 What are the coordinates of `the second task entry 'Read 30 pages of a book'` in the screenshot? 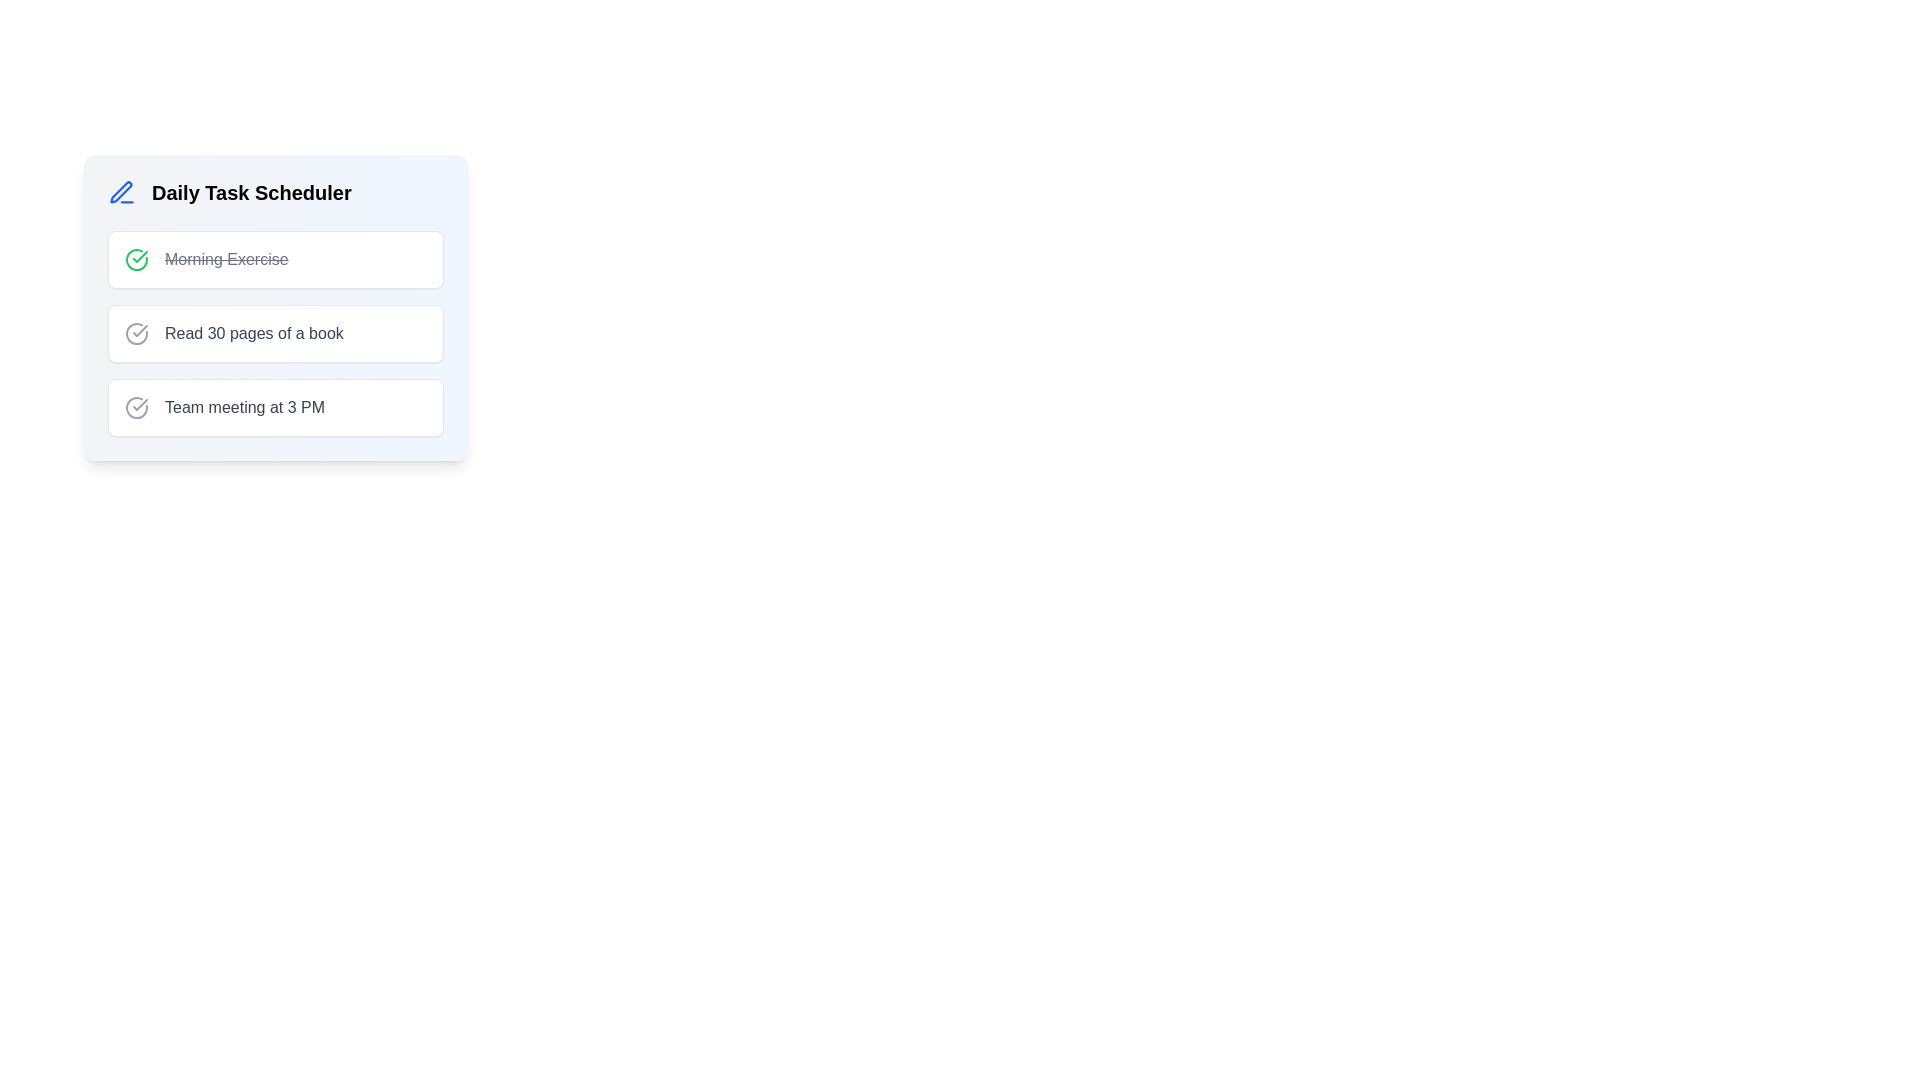 It's located at (274, 333).